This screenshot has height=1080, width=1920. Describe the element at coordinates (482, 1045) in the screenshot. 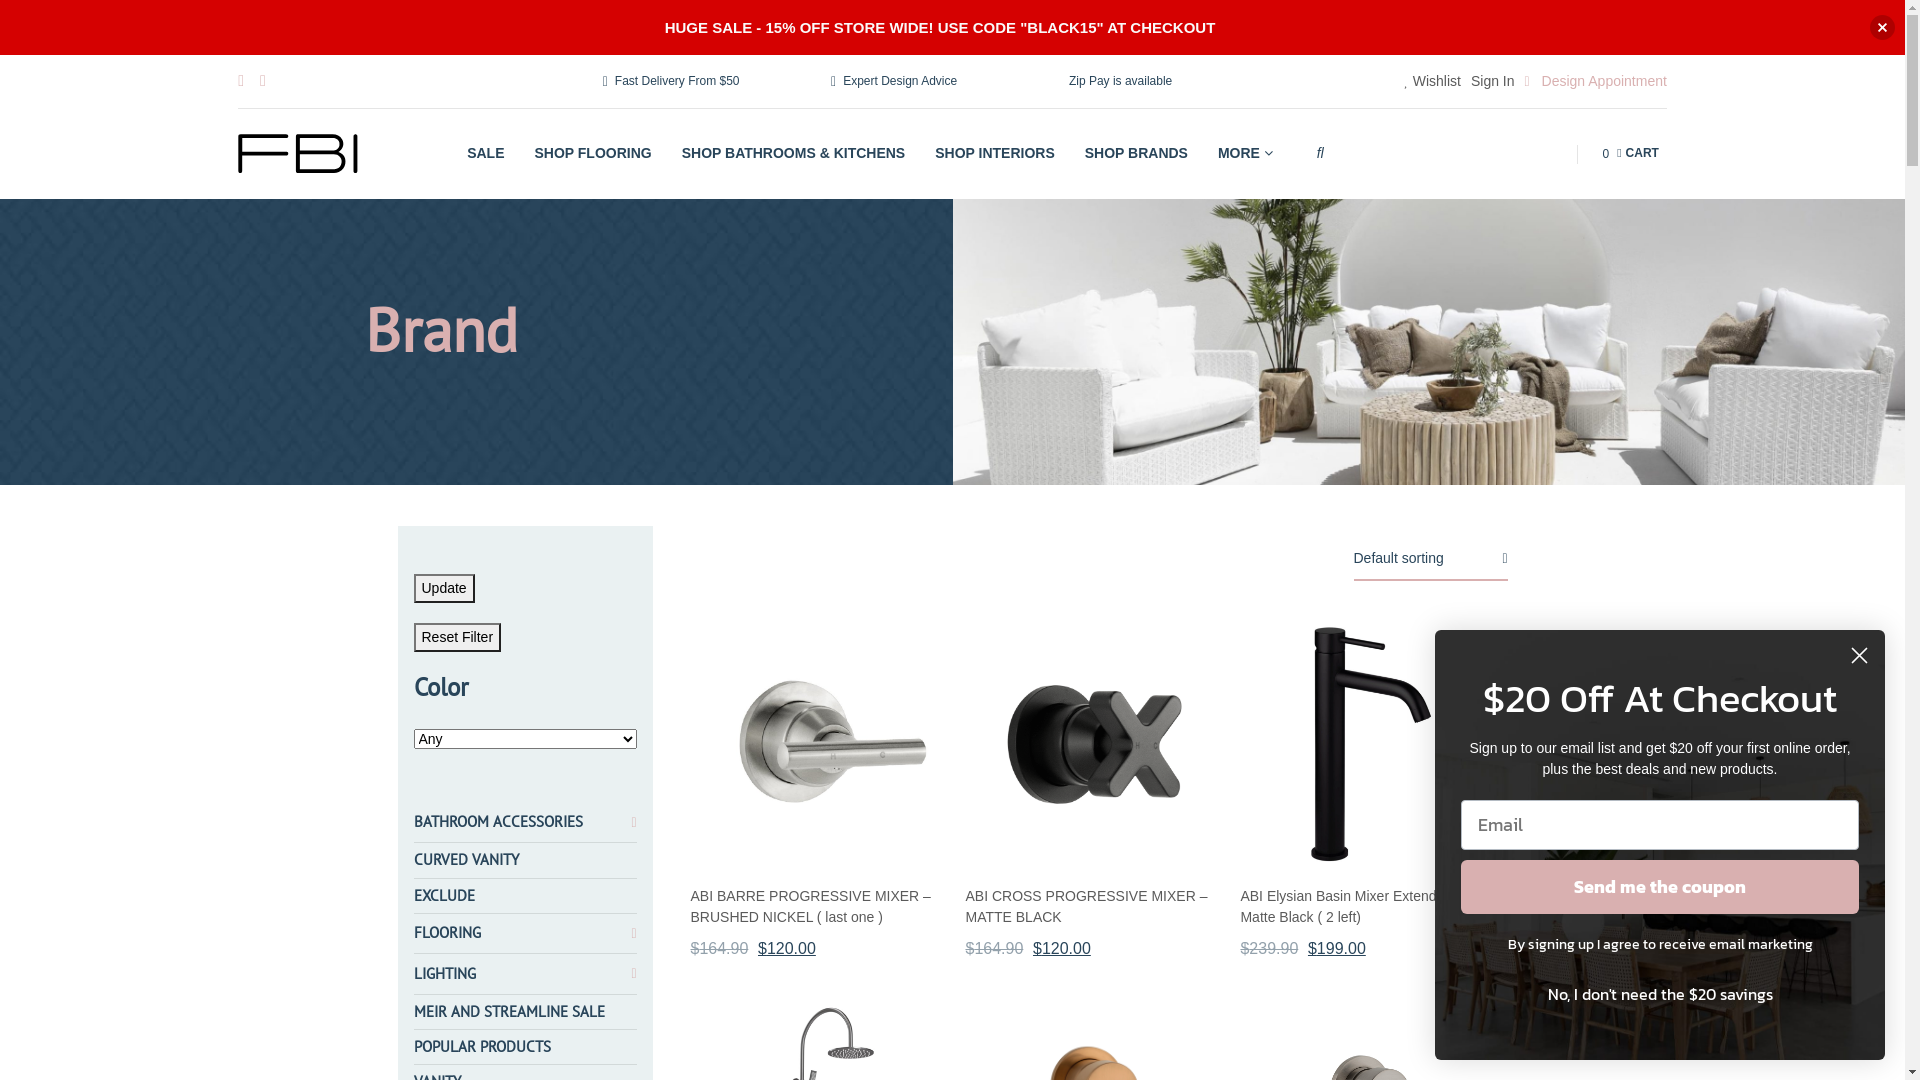

I see `'POPULAR PRODUCTS'` at that location.